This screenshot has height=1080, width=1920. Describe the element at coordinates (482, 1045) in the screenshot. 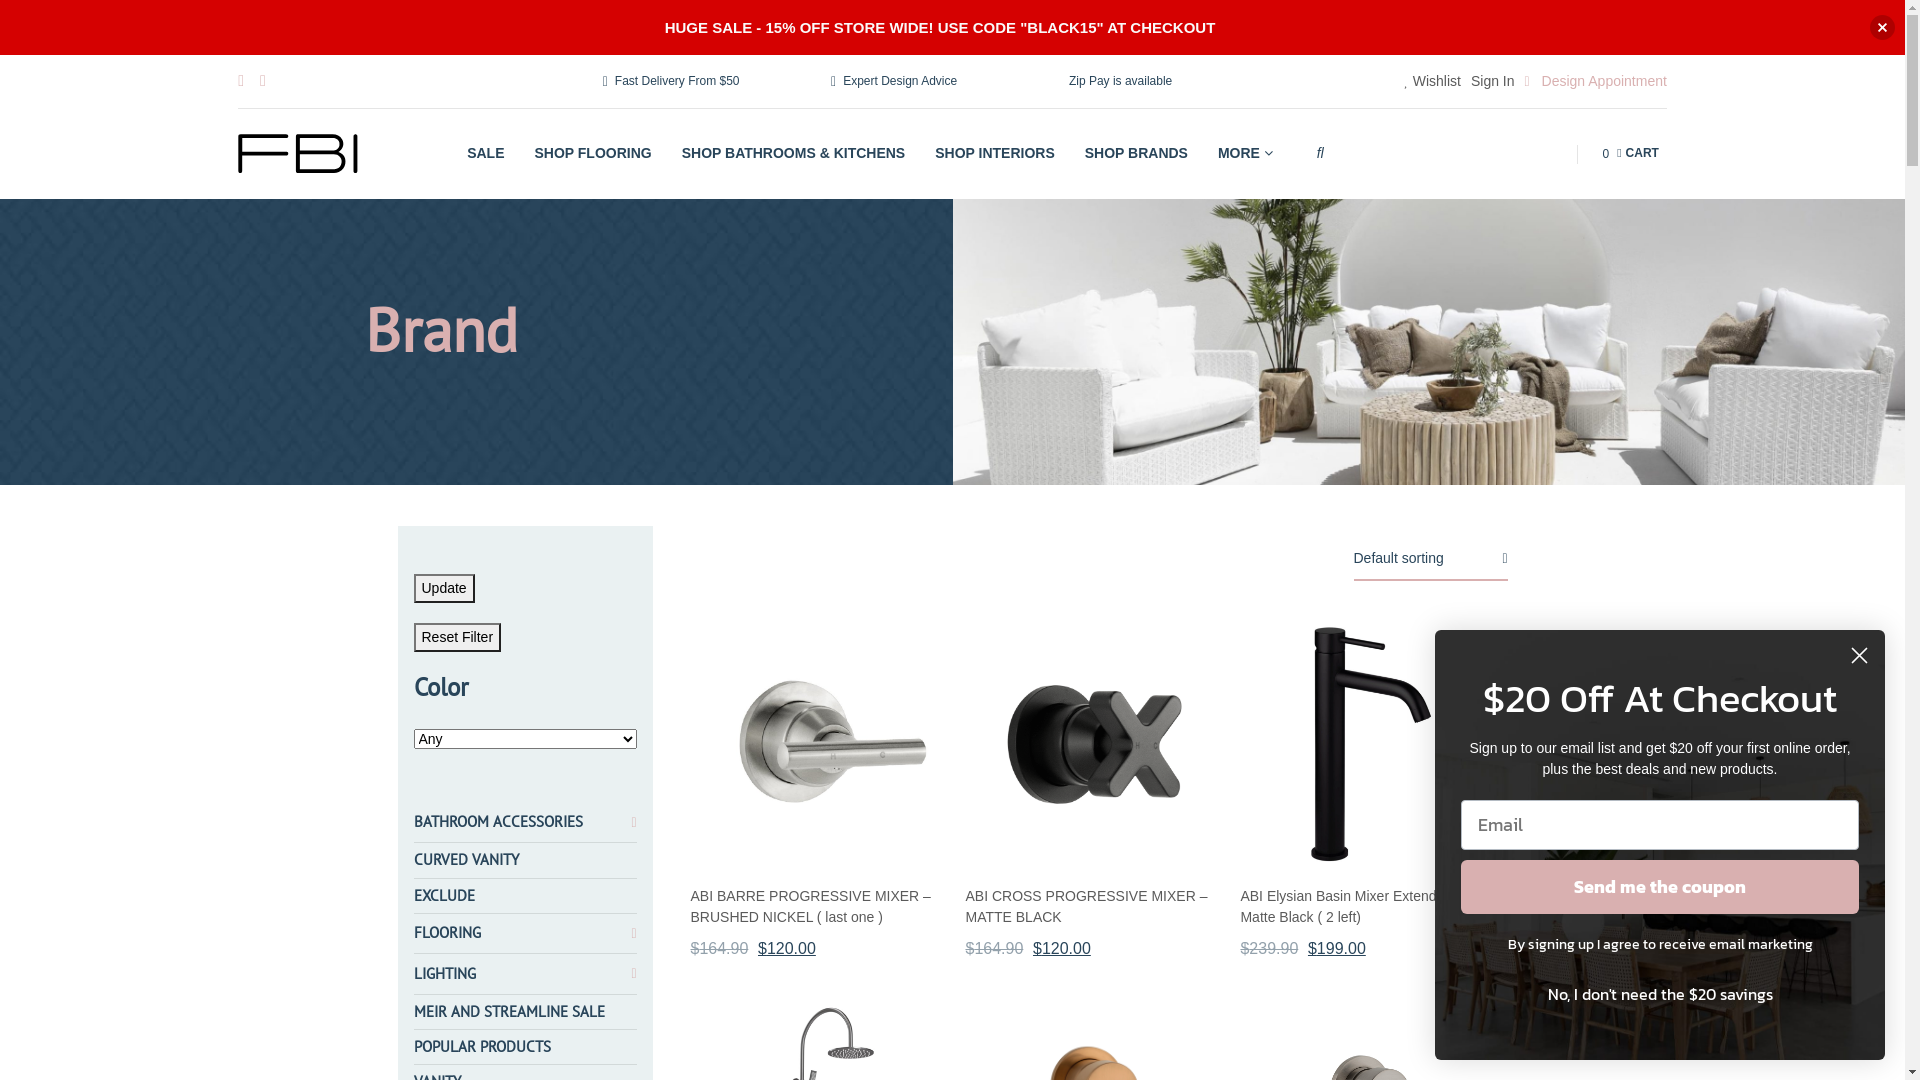

I see `'POPULAR PRODUCTS'` at that location.